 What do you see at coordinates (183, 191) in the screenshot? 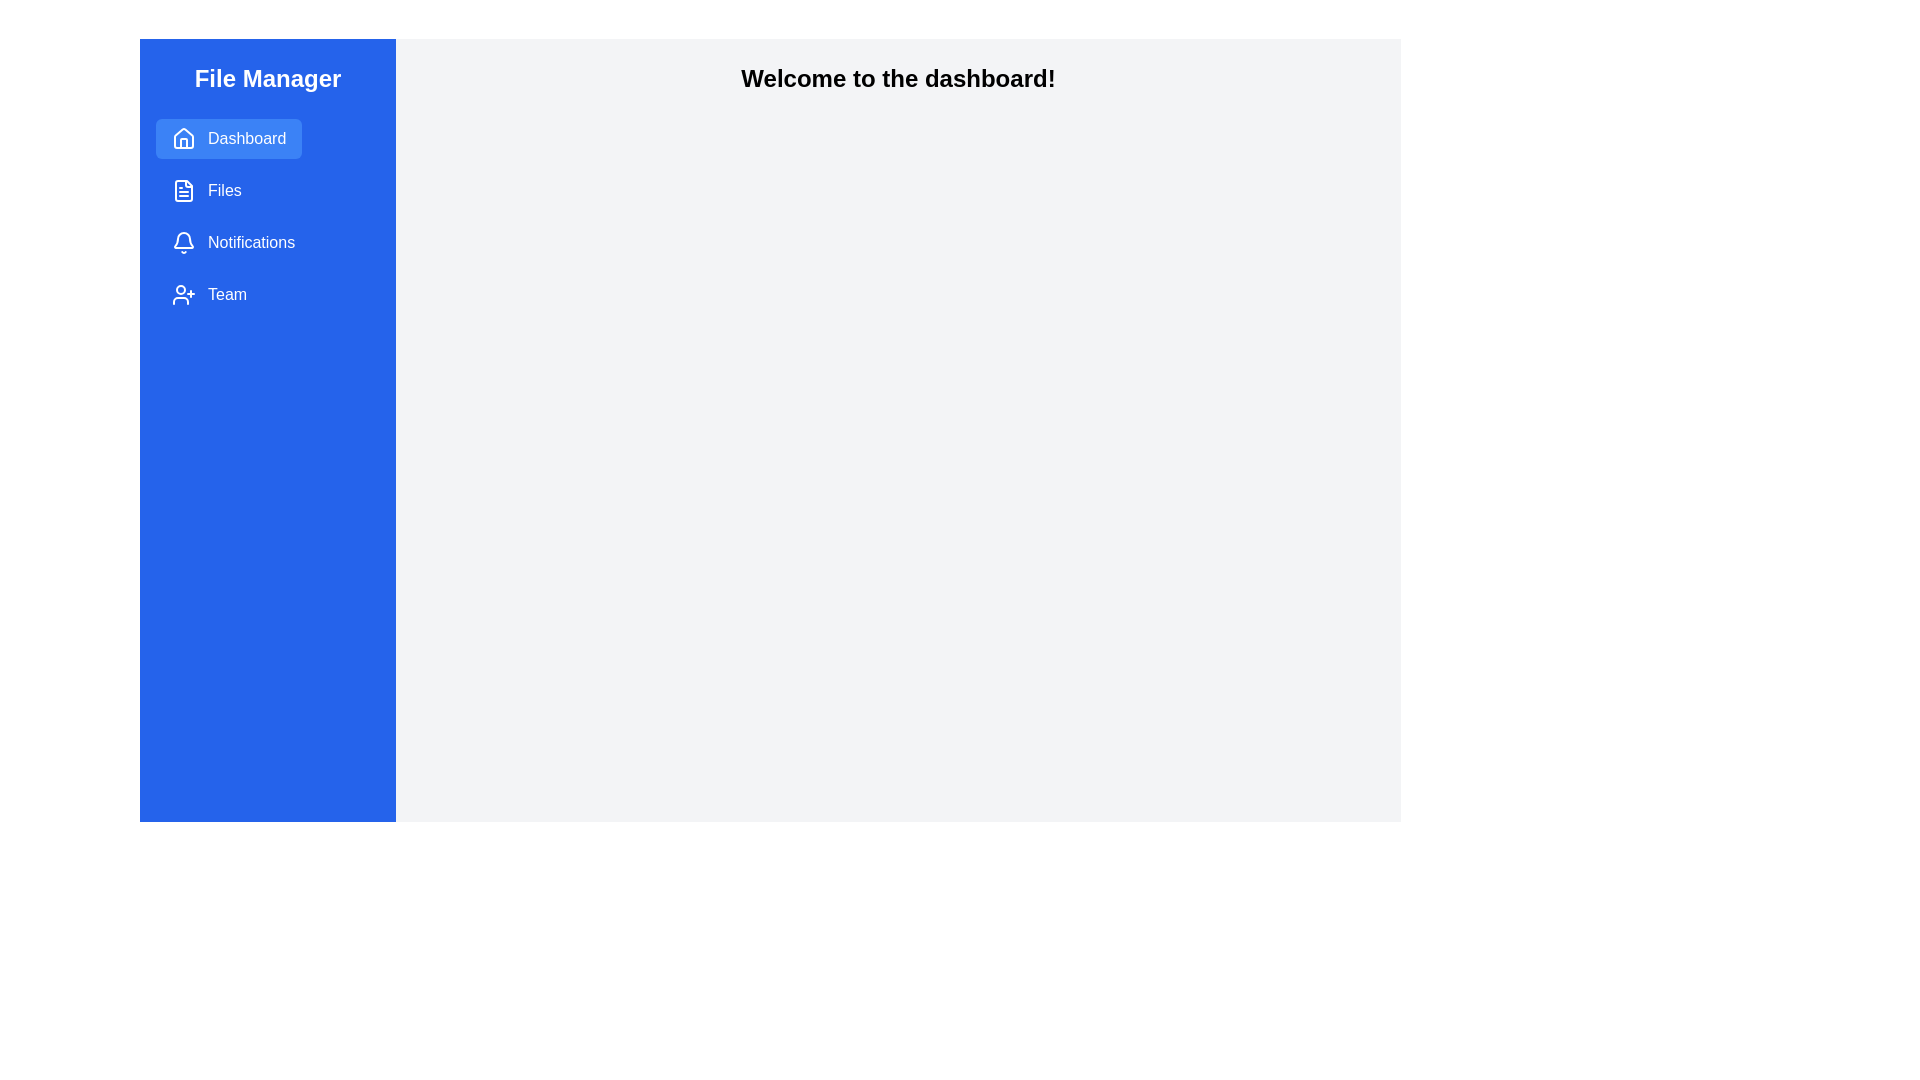
I see `the 'Files' menu icon located in the vertical sidebar, which is the second item below the 'Dashboard' icon and above the 'Notifications' icon` at bounding box center [183, 191].